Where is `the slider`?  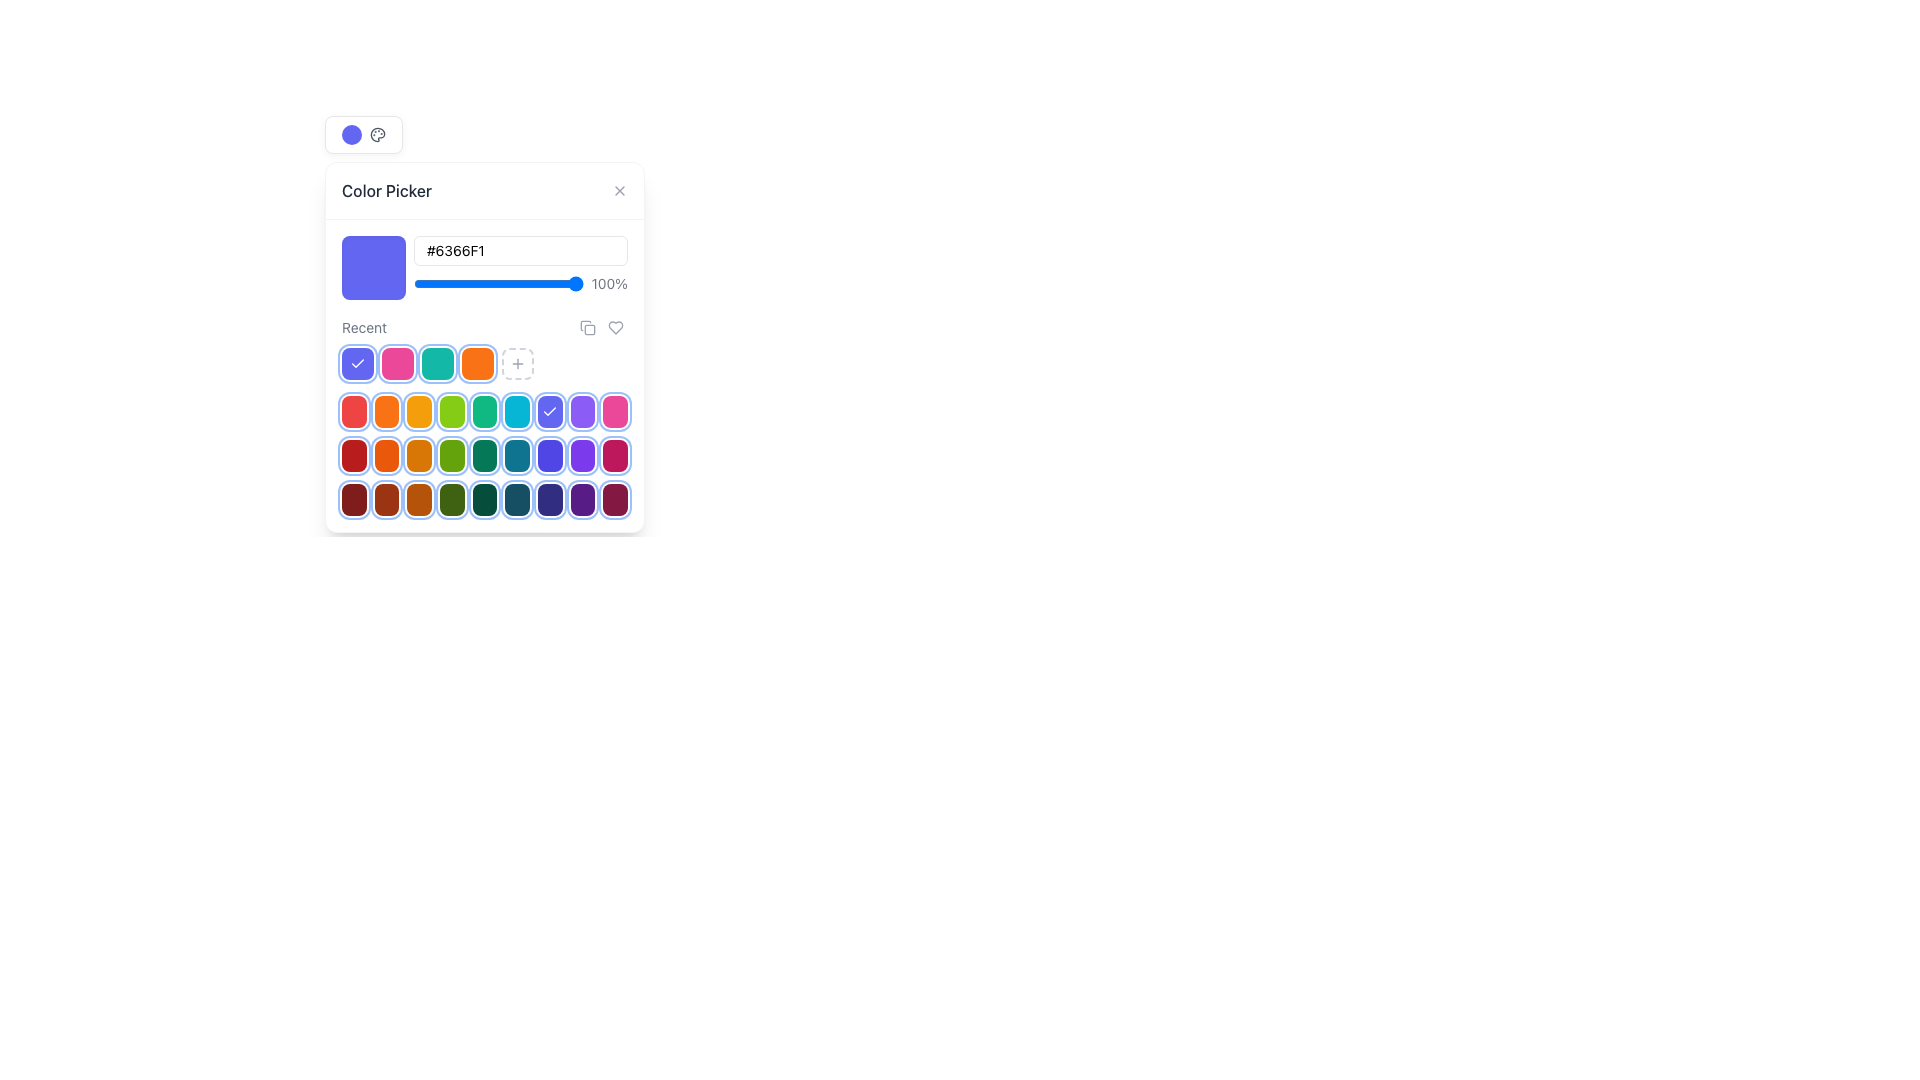 the slider is located at coordinates (565, 284).